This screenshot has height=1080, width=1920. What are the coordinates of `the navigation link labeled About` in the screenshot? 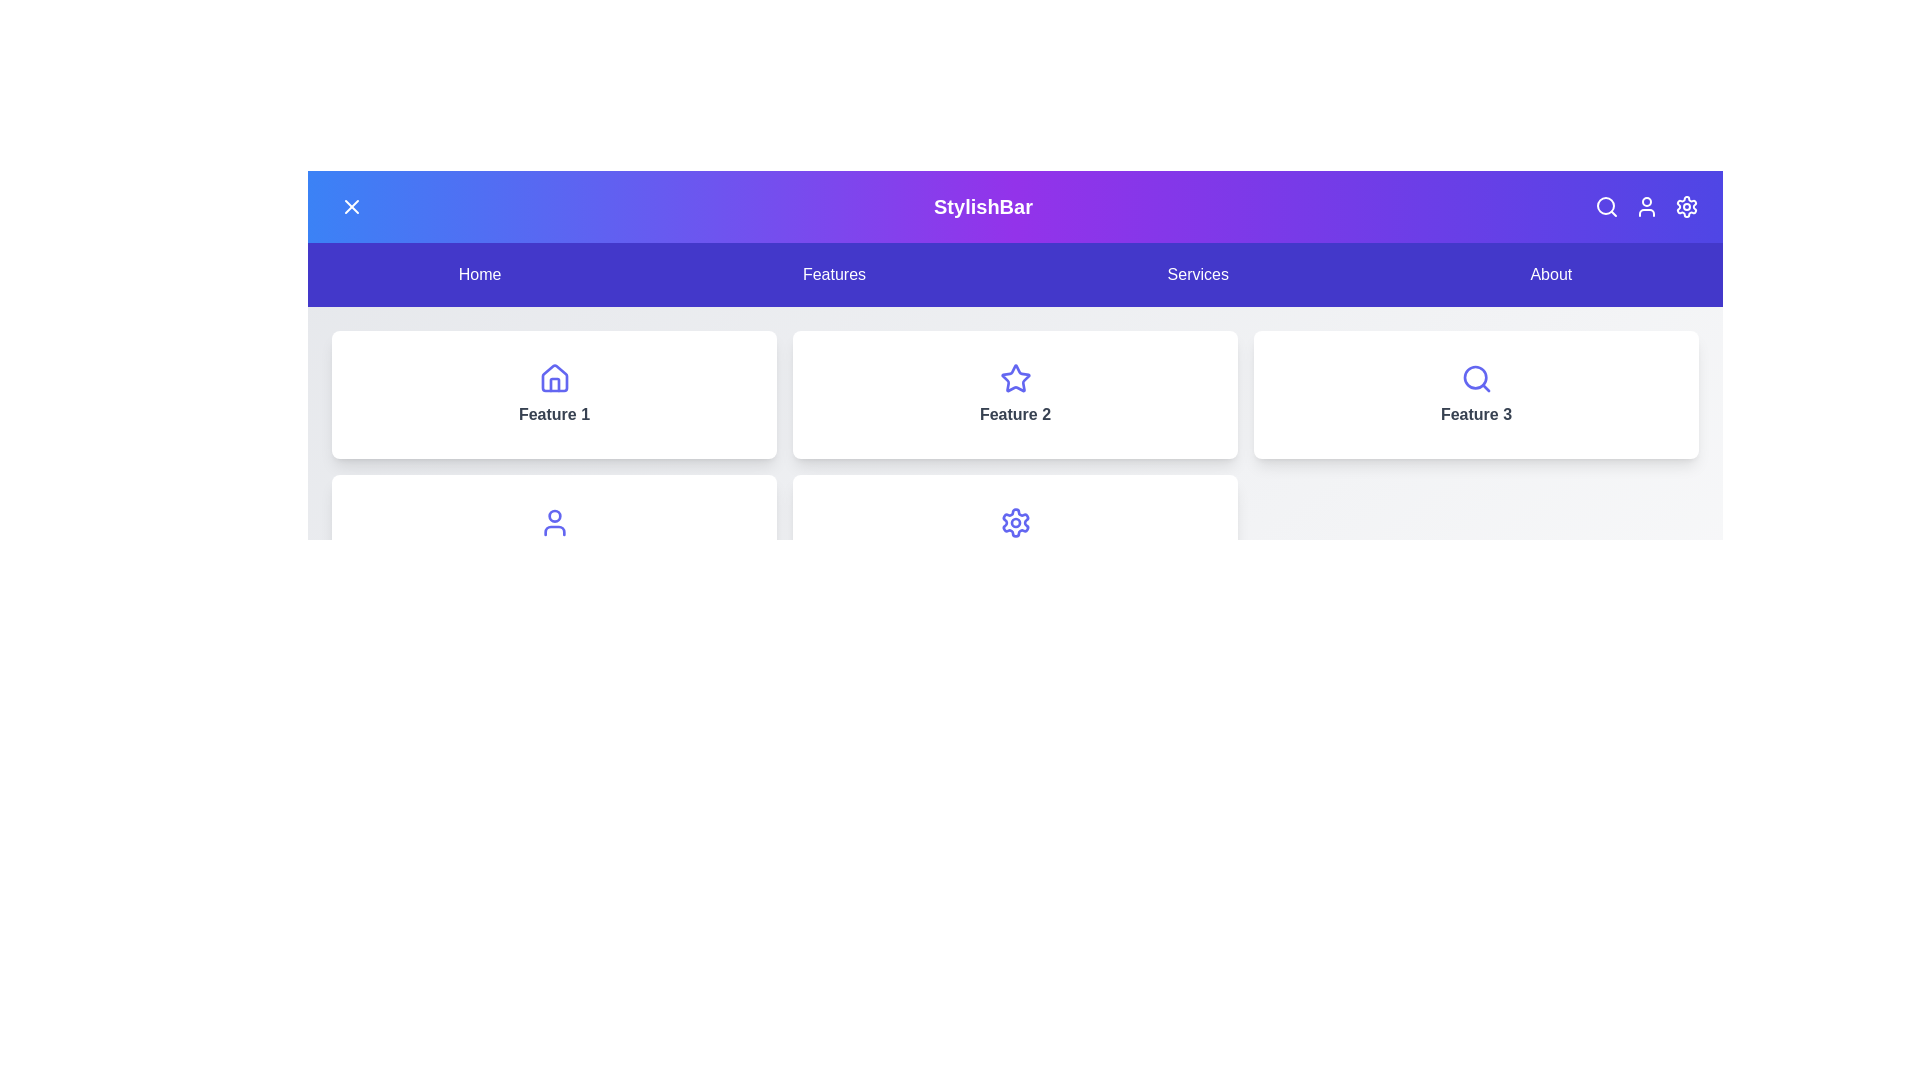 It's located at (1549, 274).